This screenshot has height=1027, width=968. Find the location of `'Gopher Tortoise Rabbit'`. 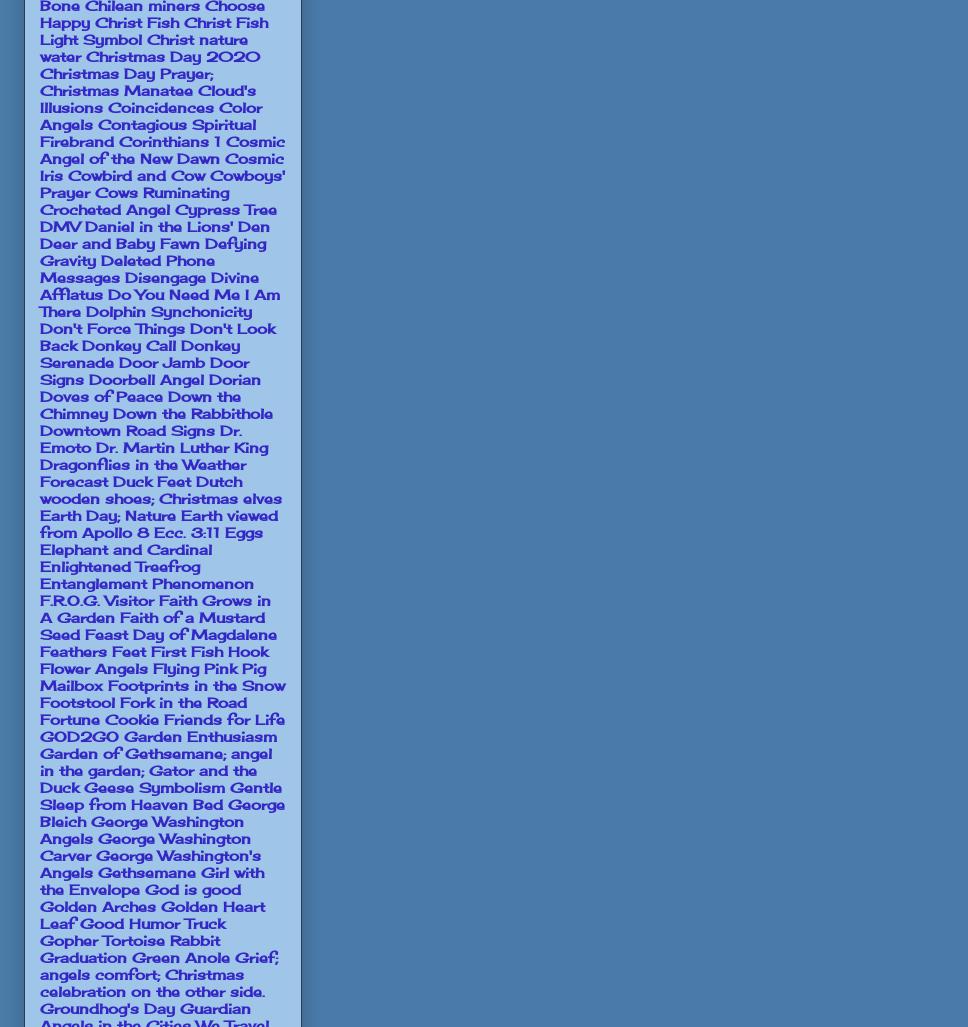

'Gopher Tortoise Rabbit' is located at coordinates (129, 939).